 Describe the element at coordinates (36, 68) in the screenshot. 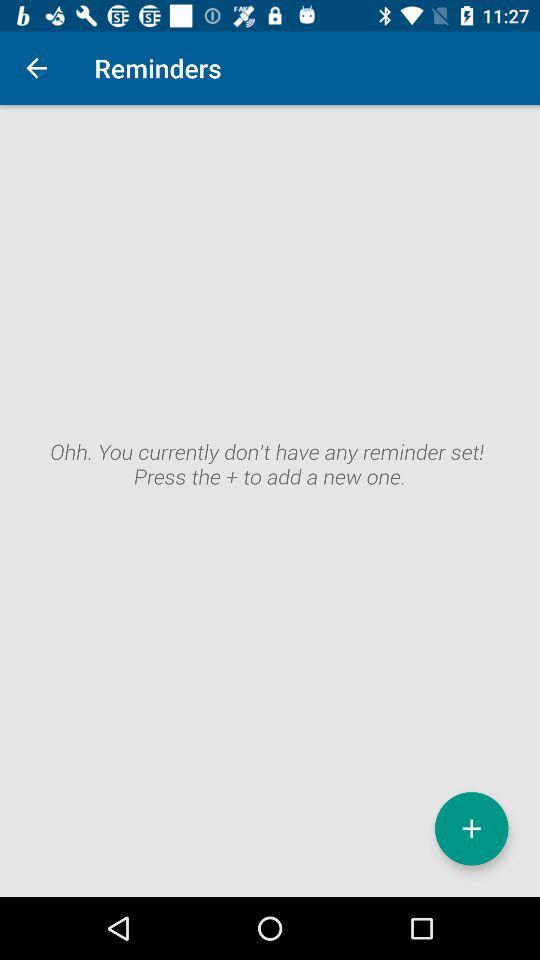

I see `item to the left of the reminders item` at that location.